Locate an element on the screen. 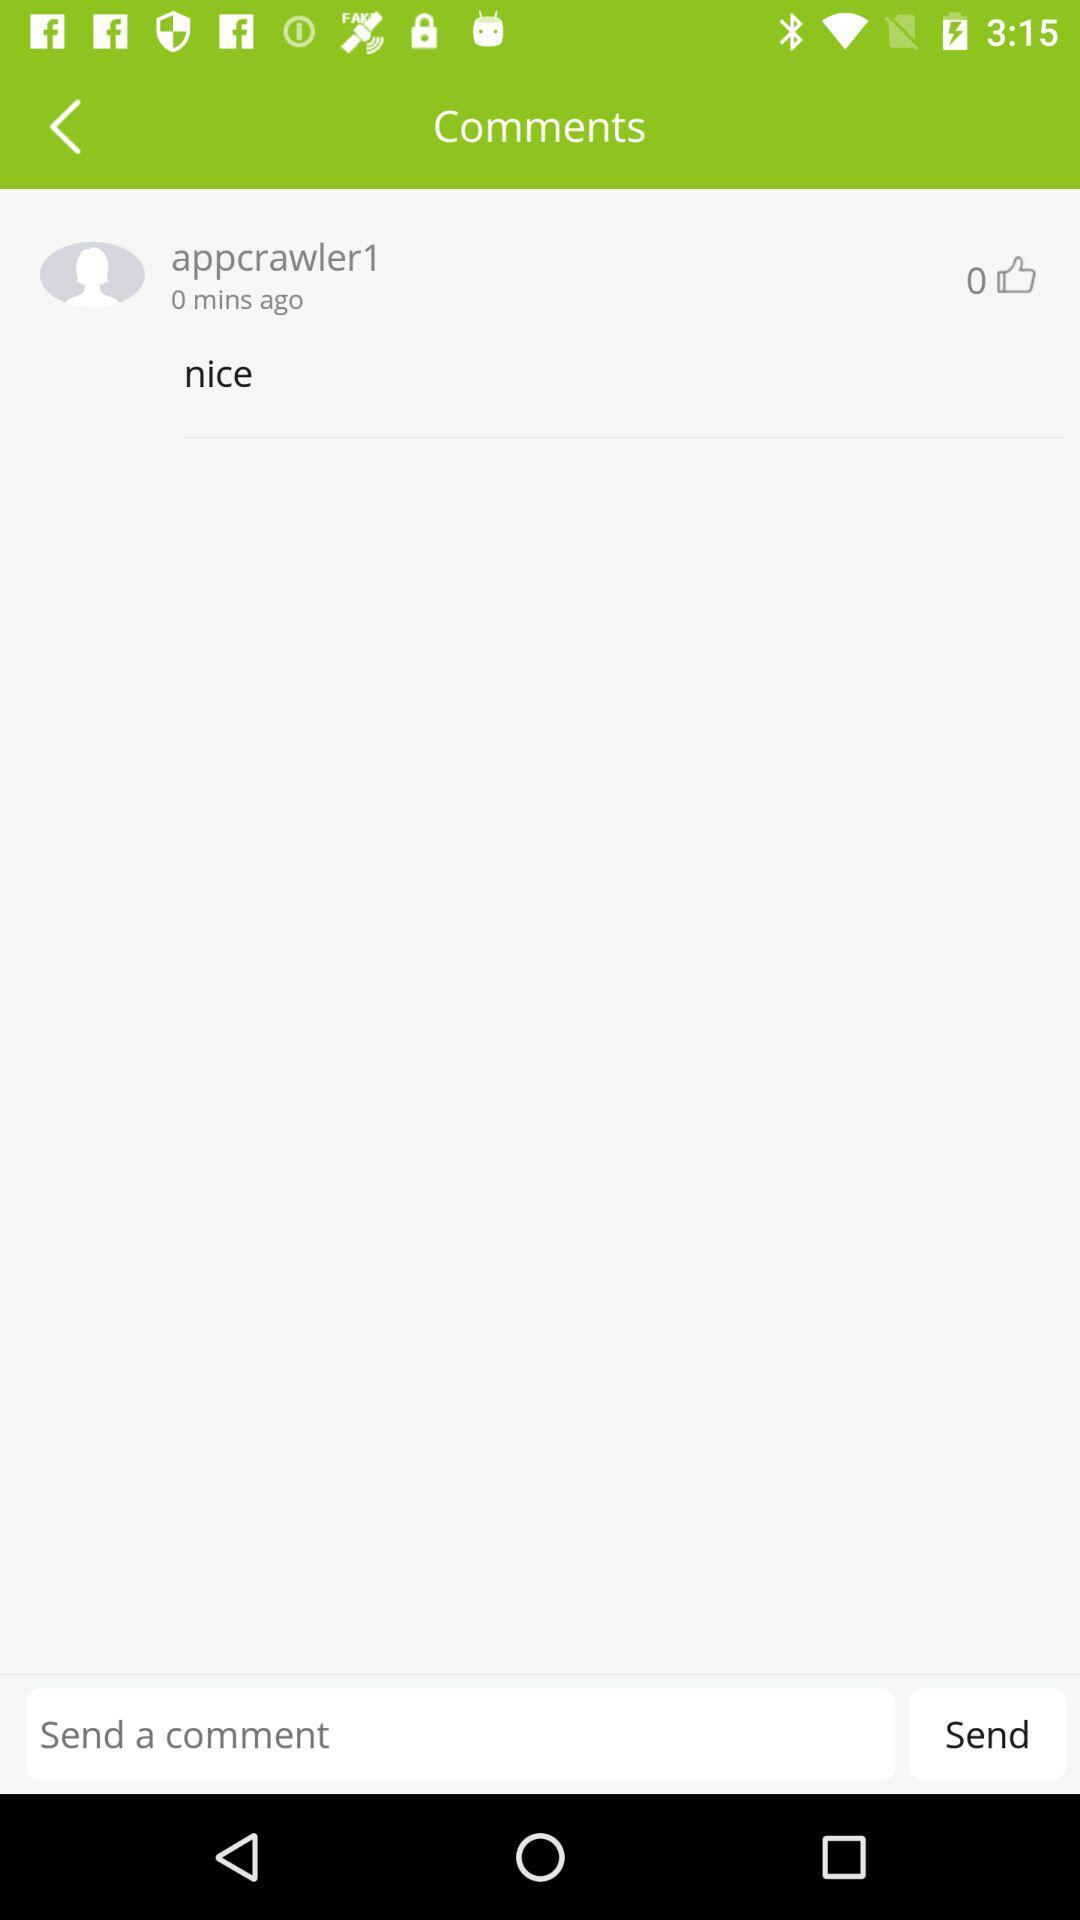  the icon above nice icon is located at coordinates (1014, 273).